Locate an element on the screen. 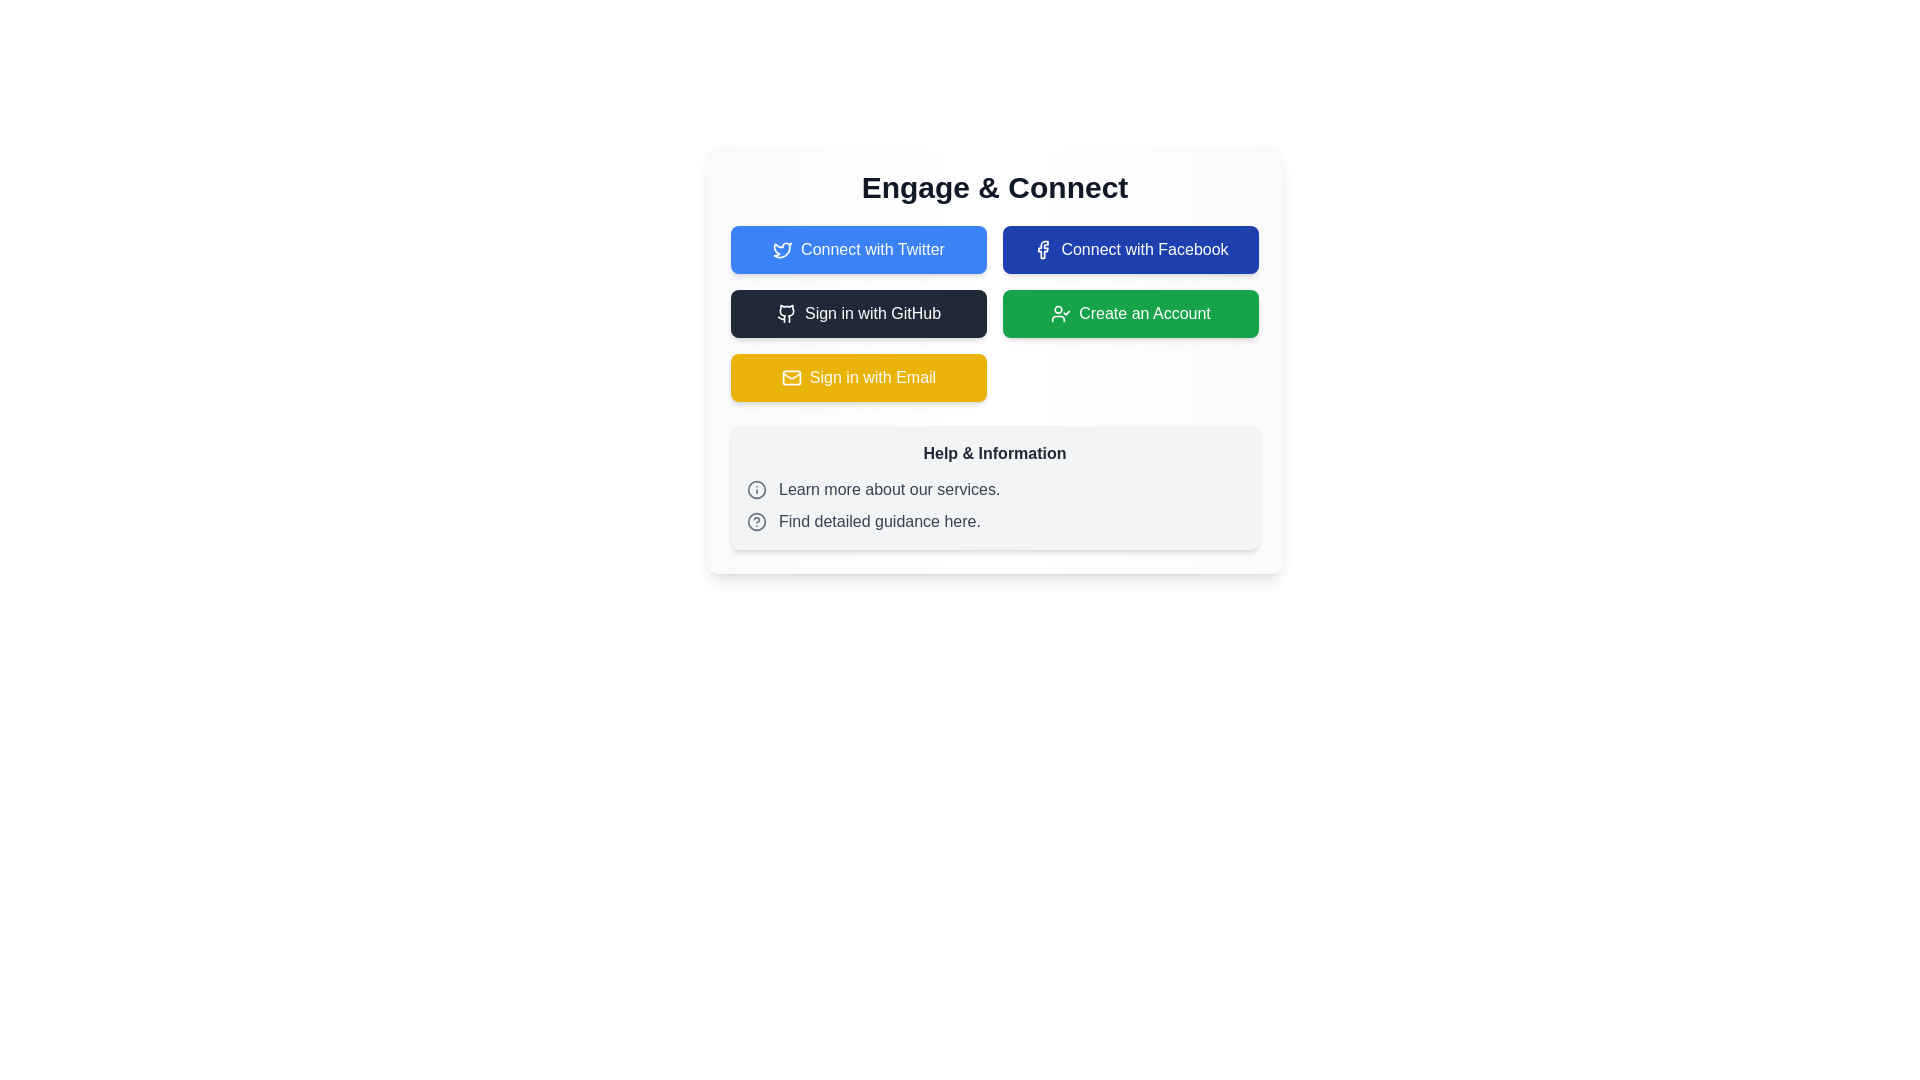 Image resolution: width=1920 pixels, height=1080 pixels. the Twitter connection icon, which is located at the leftmost part of the 'Connect with Twitter' button in the 'Engage & Connect' section is located at coordinates (782, 249).